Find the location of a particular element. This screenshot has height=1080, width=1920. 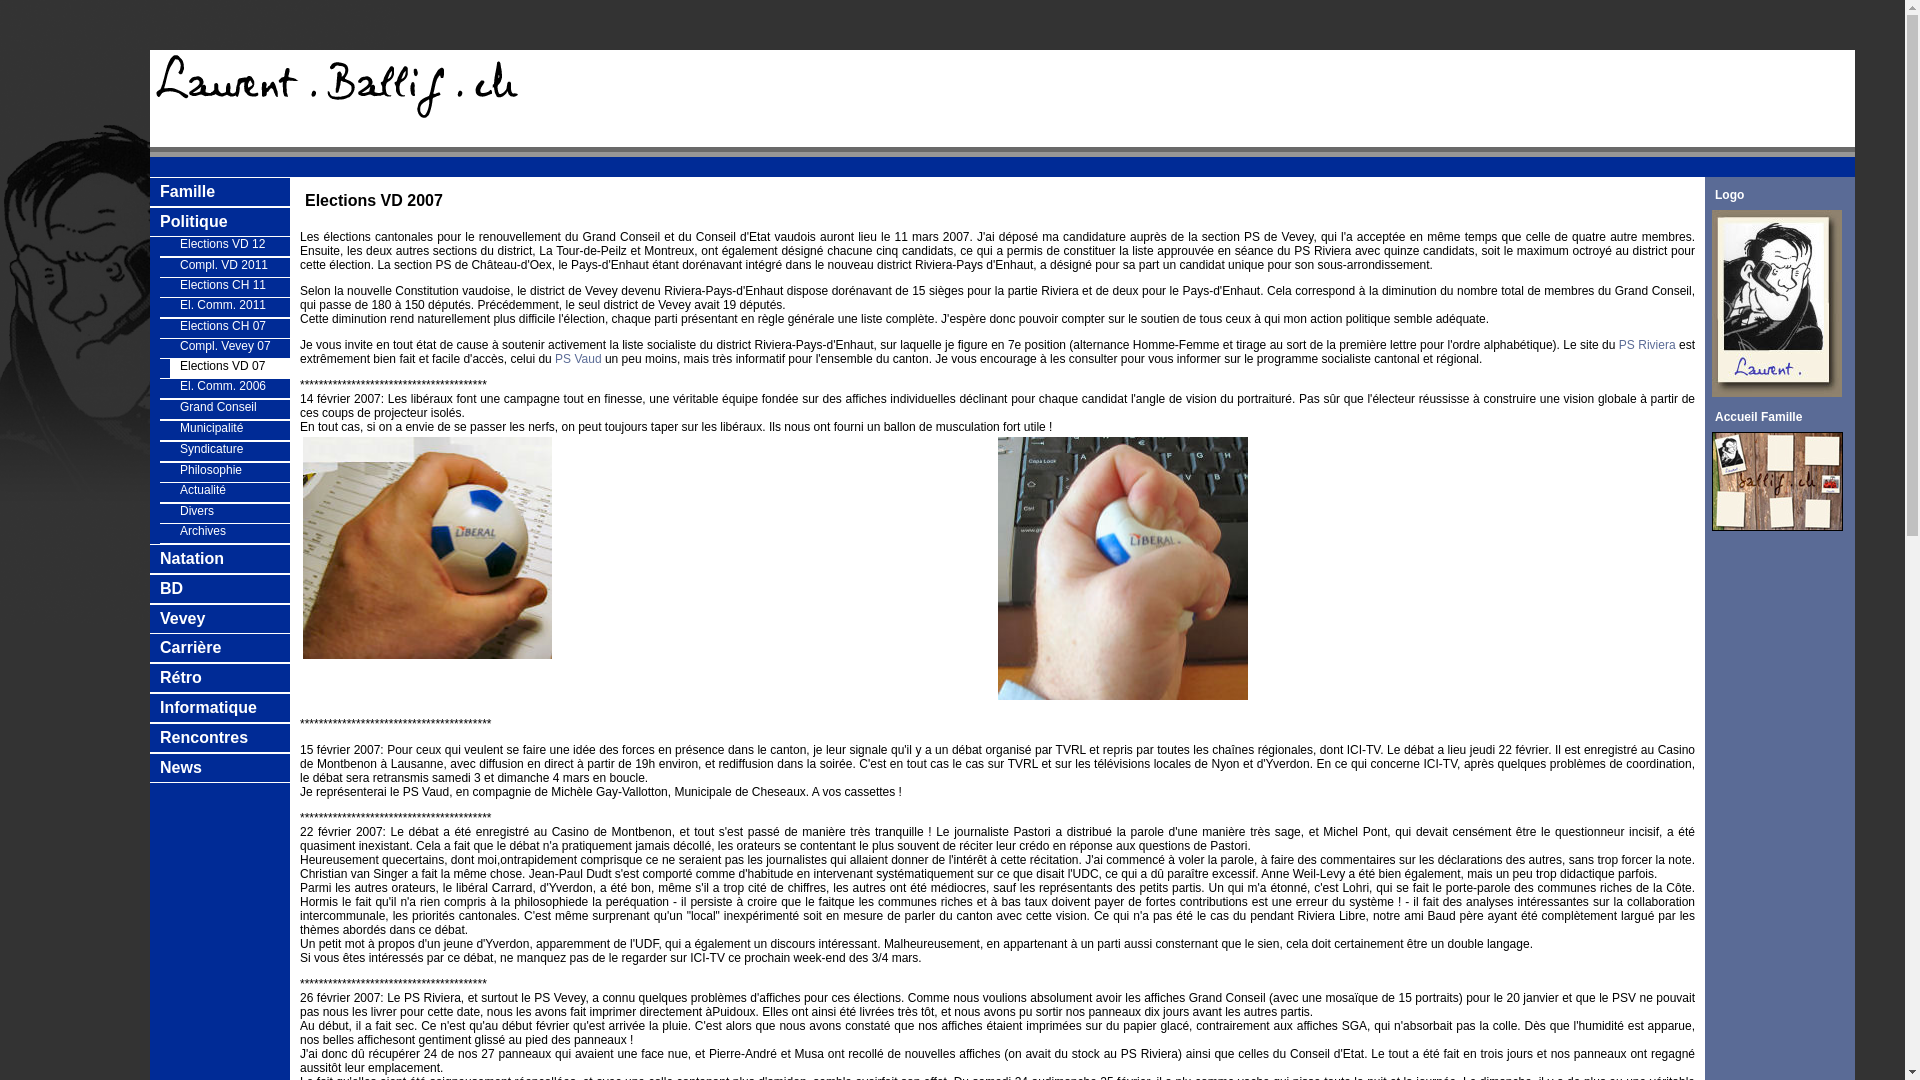

'Syndicature' is located at coordinates (233, 447).